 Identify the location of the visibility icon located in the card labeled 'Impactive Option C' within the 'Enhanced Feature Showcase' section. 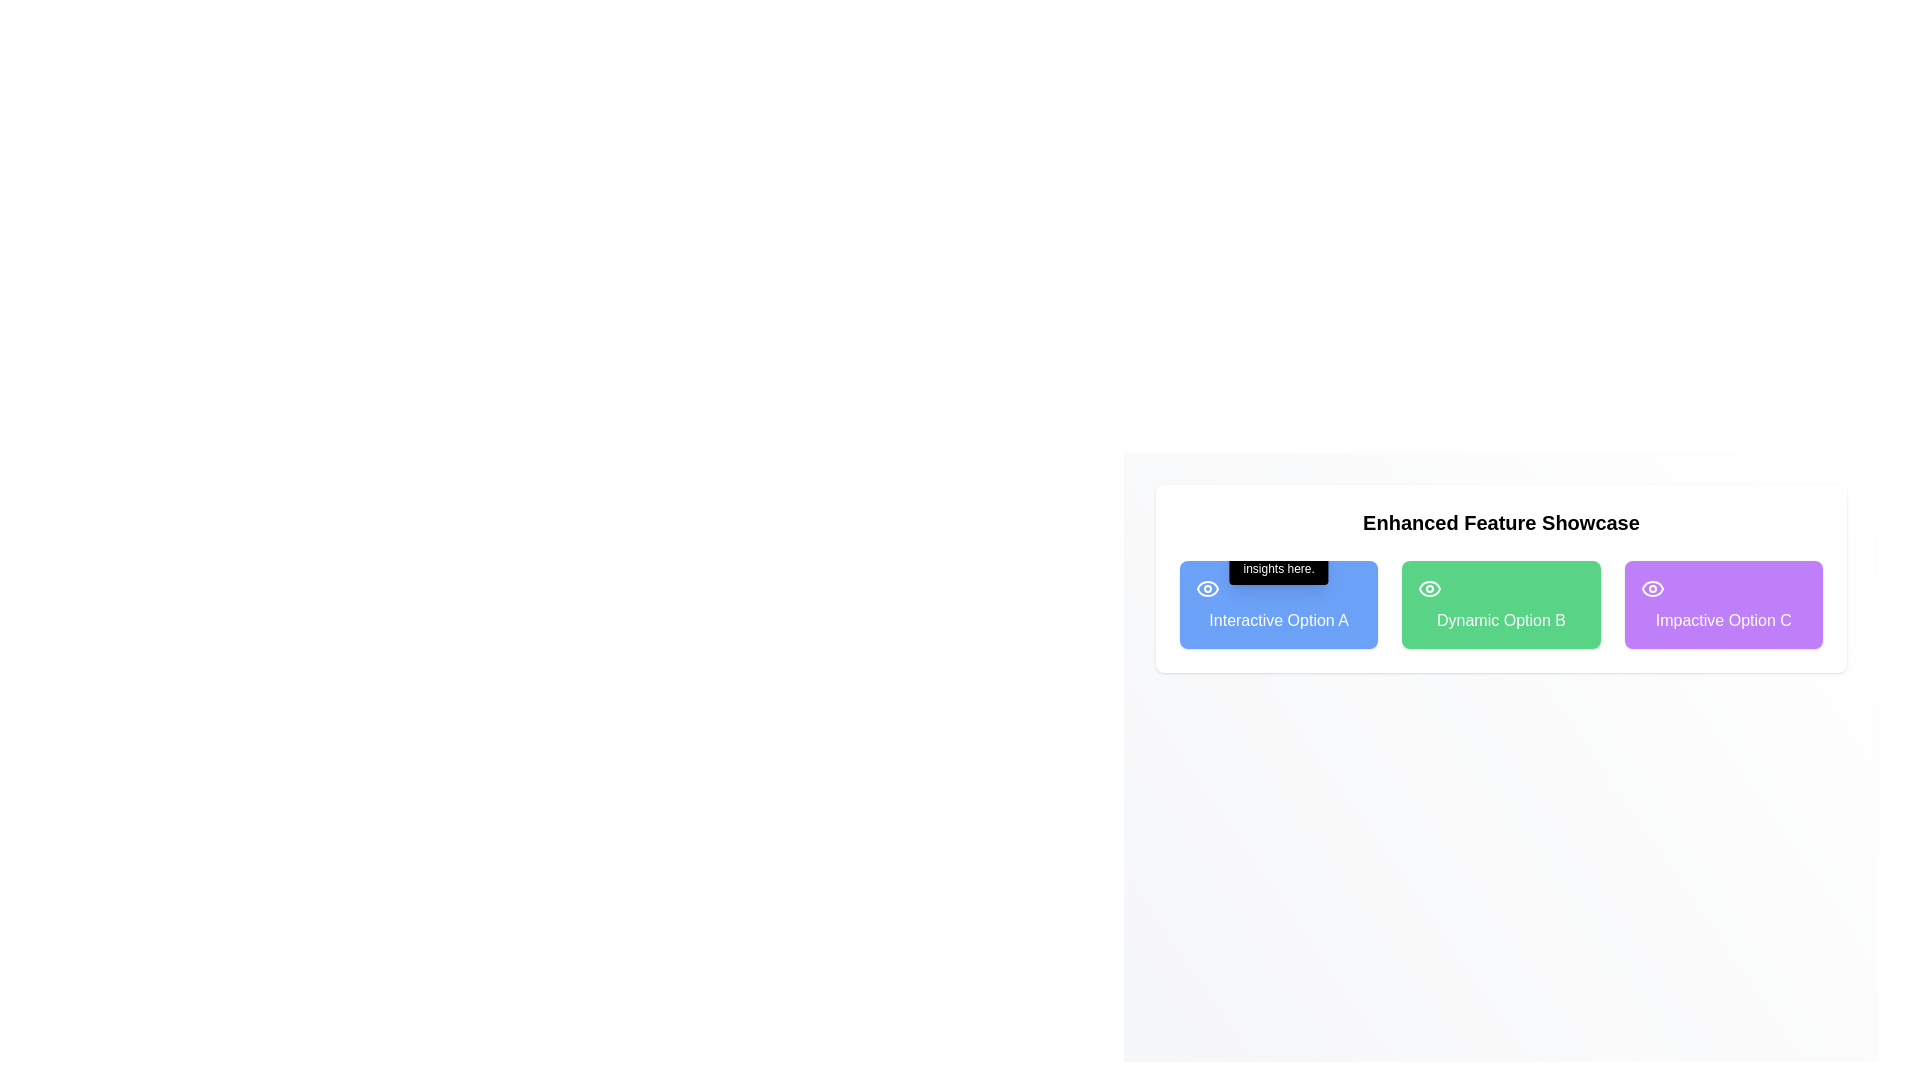
(1652, 588).